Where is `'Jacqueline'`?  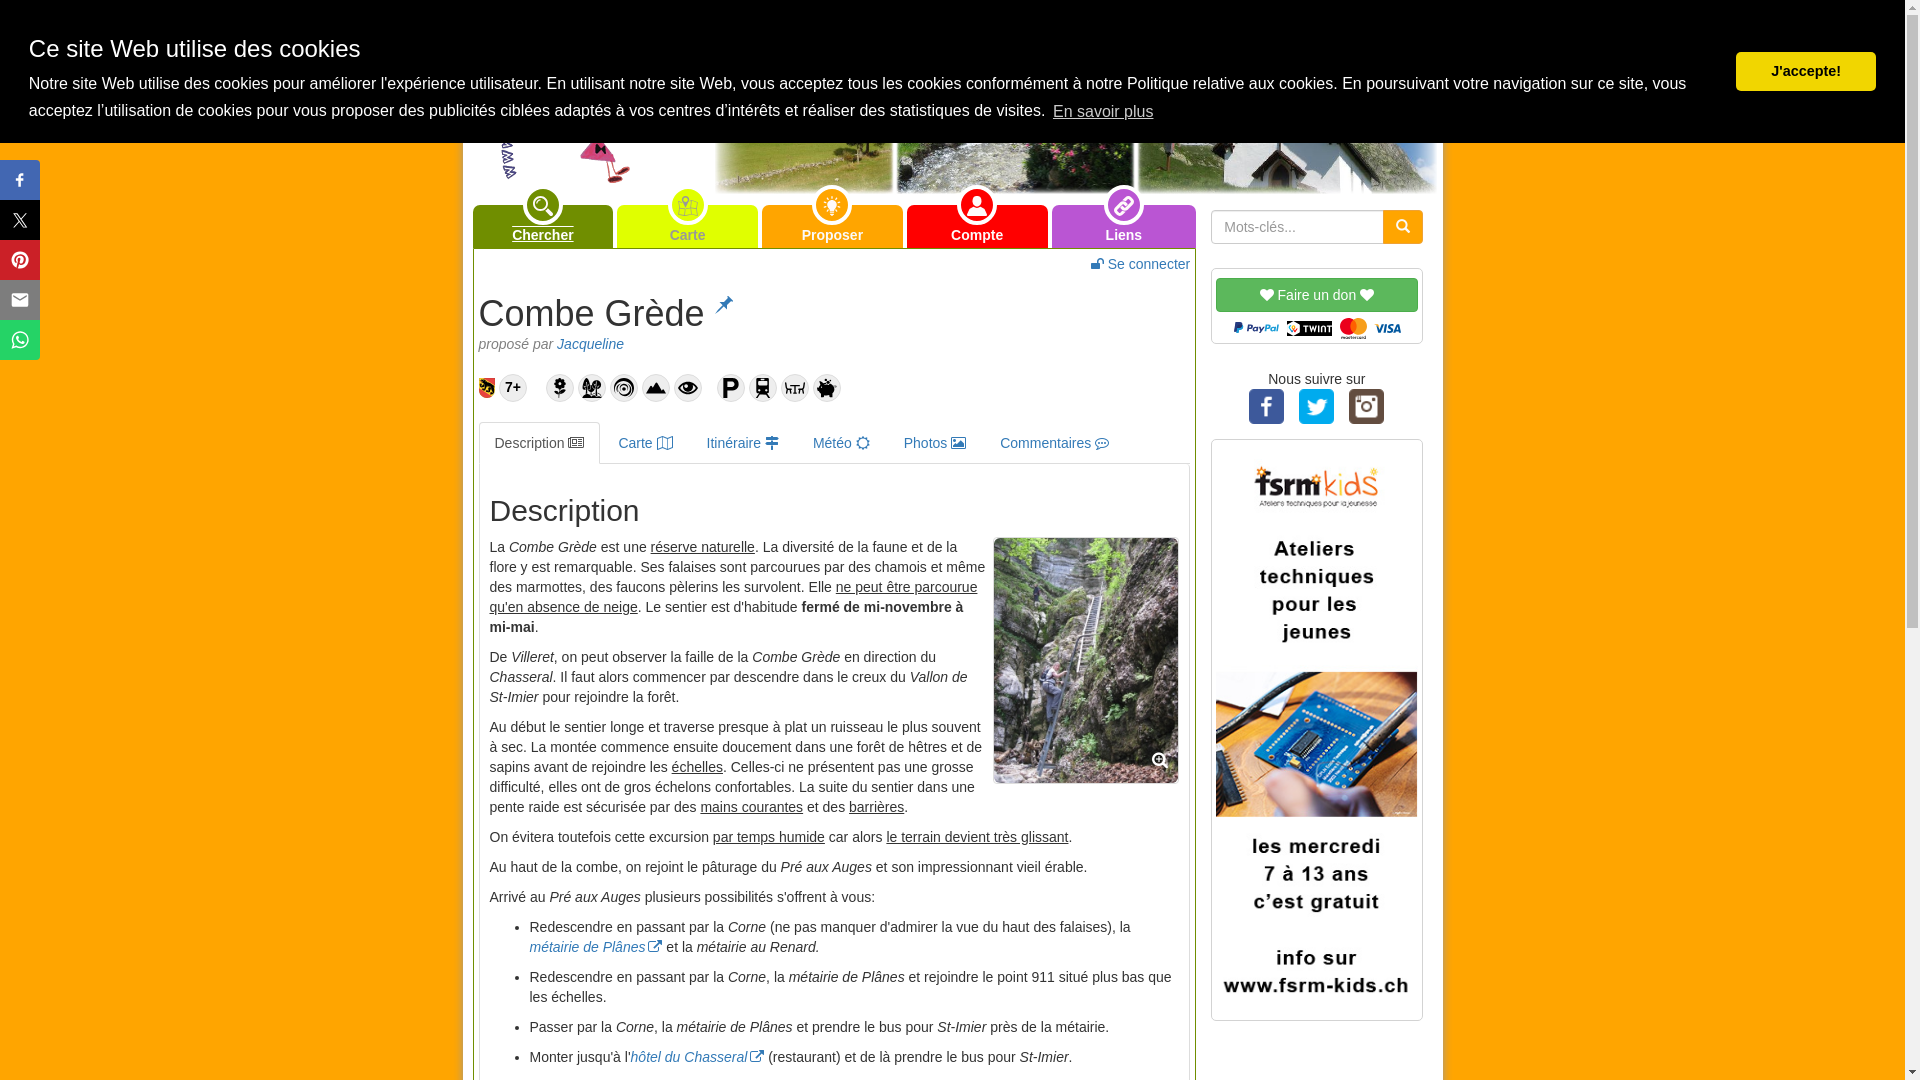 'Jacqueline' is located at coordinates (589, 342).